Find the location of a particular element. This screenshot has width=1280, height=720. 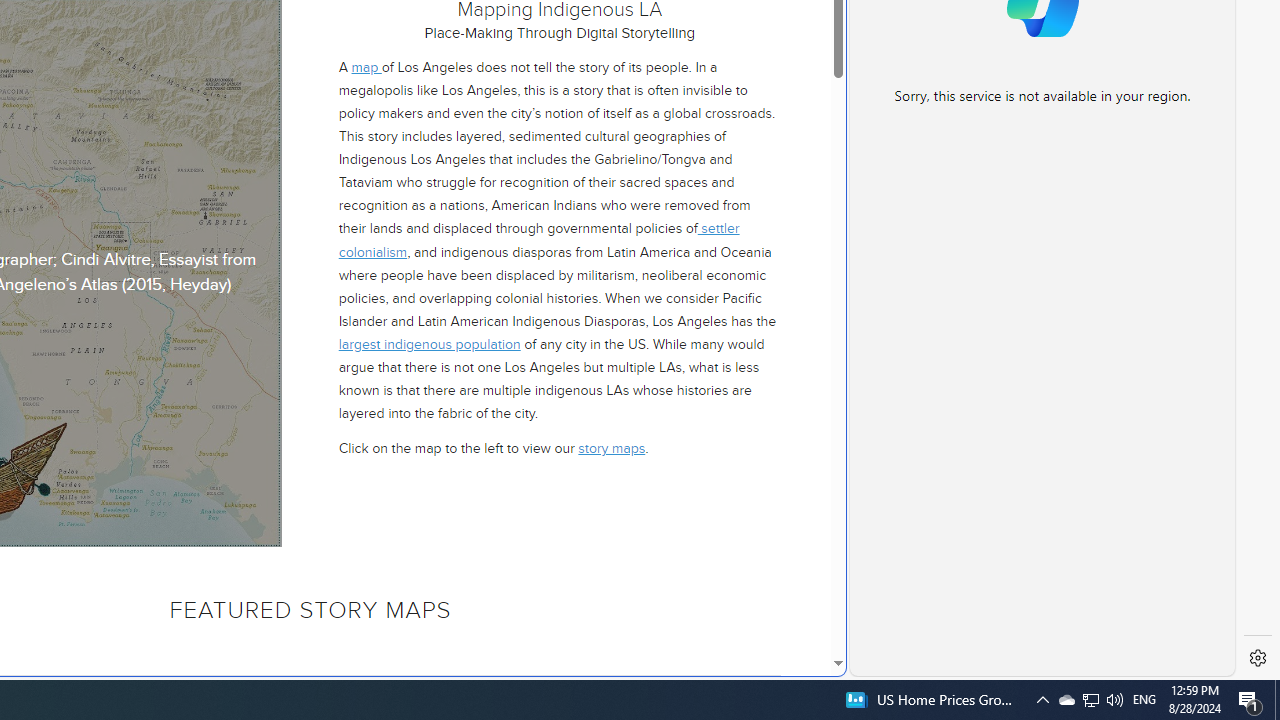

'story maps' is located at coordinates (611, 447).